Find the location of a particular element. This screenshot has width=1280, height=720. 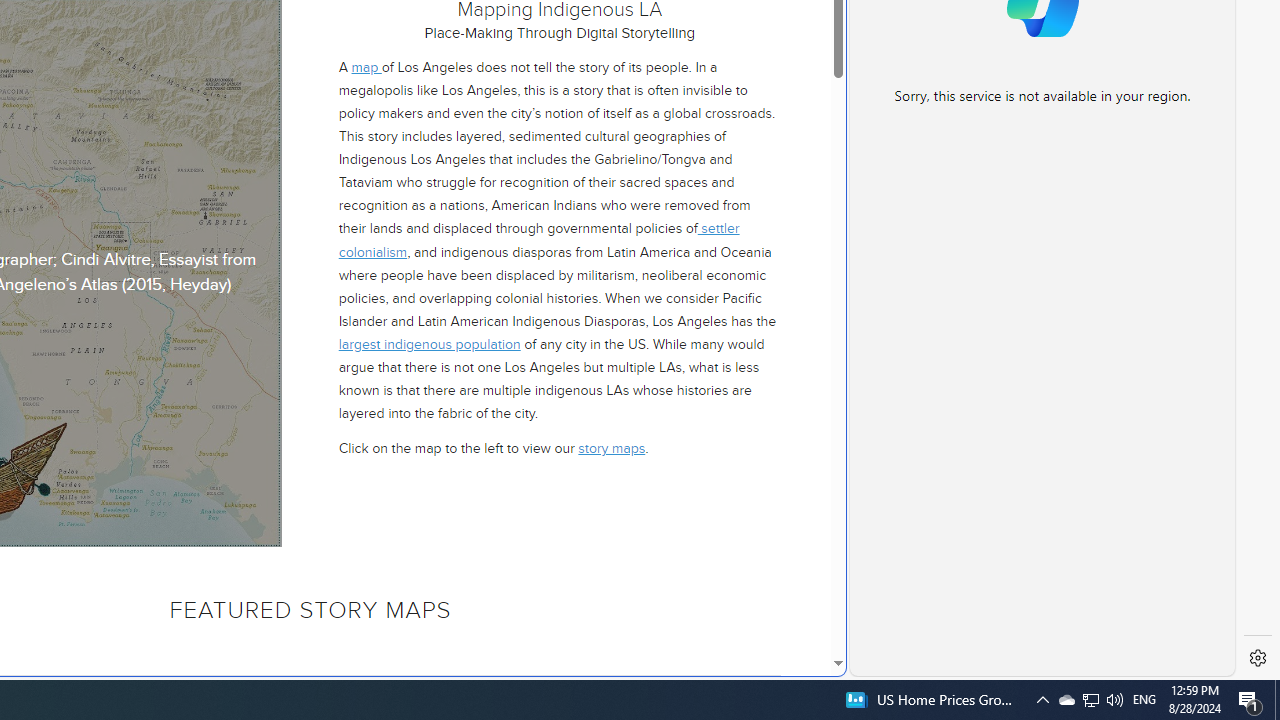

'story maps' is located at coordinates (611, 447).